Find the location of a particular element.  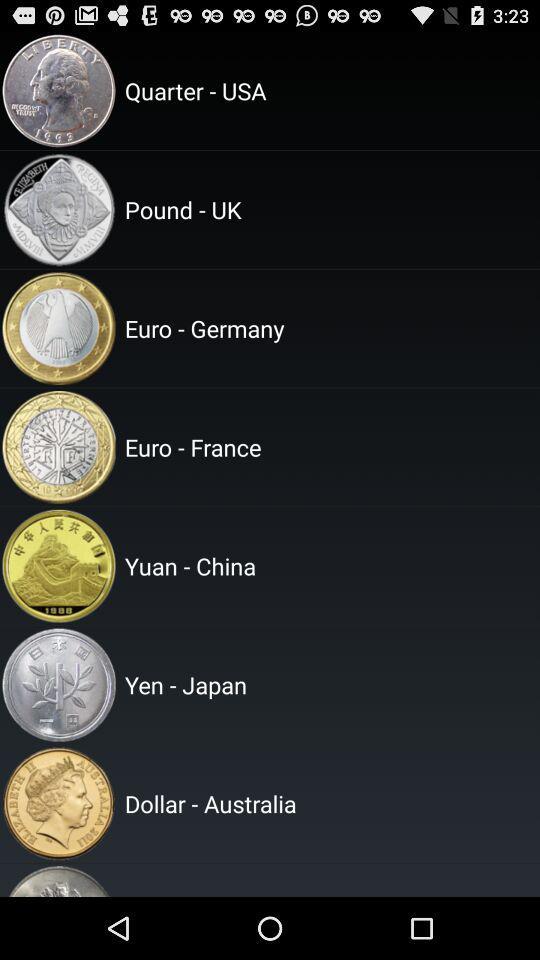

euro - france app is located at coordinates (329, 447).